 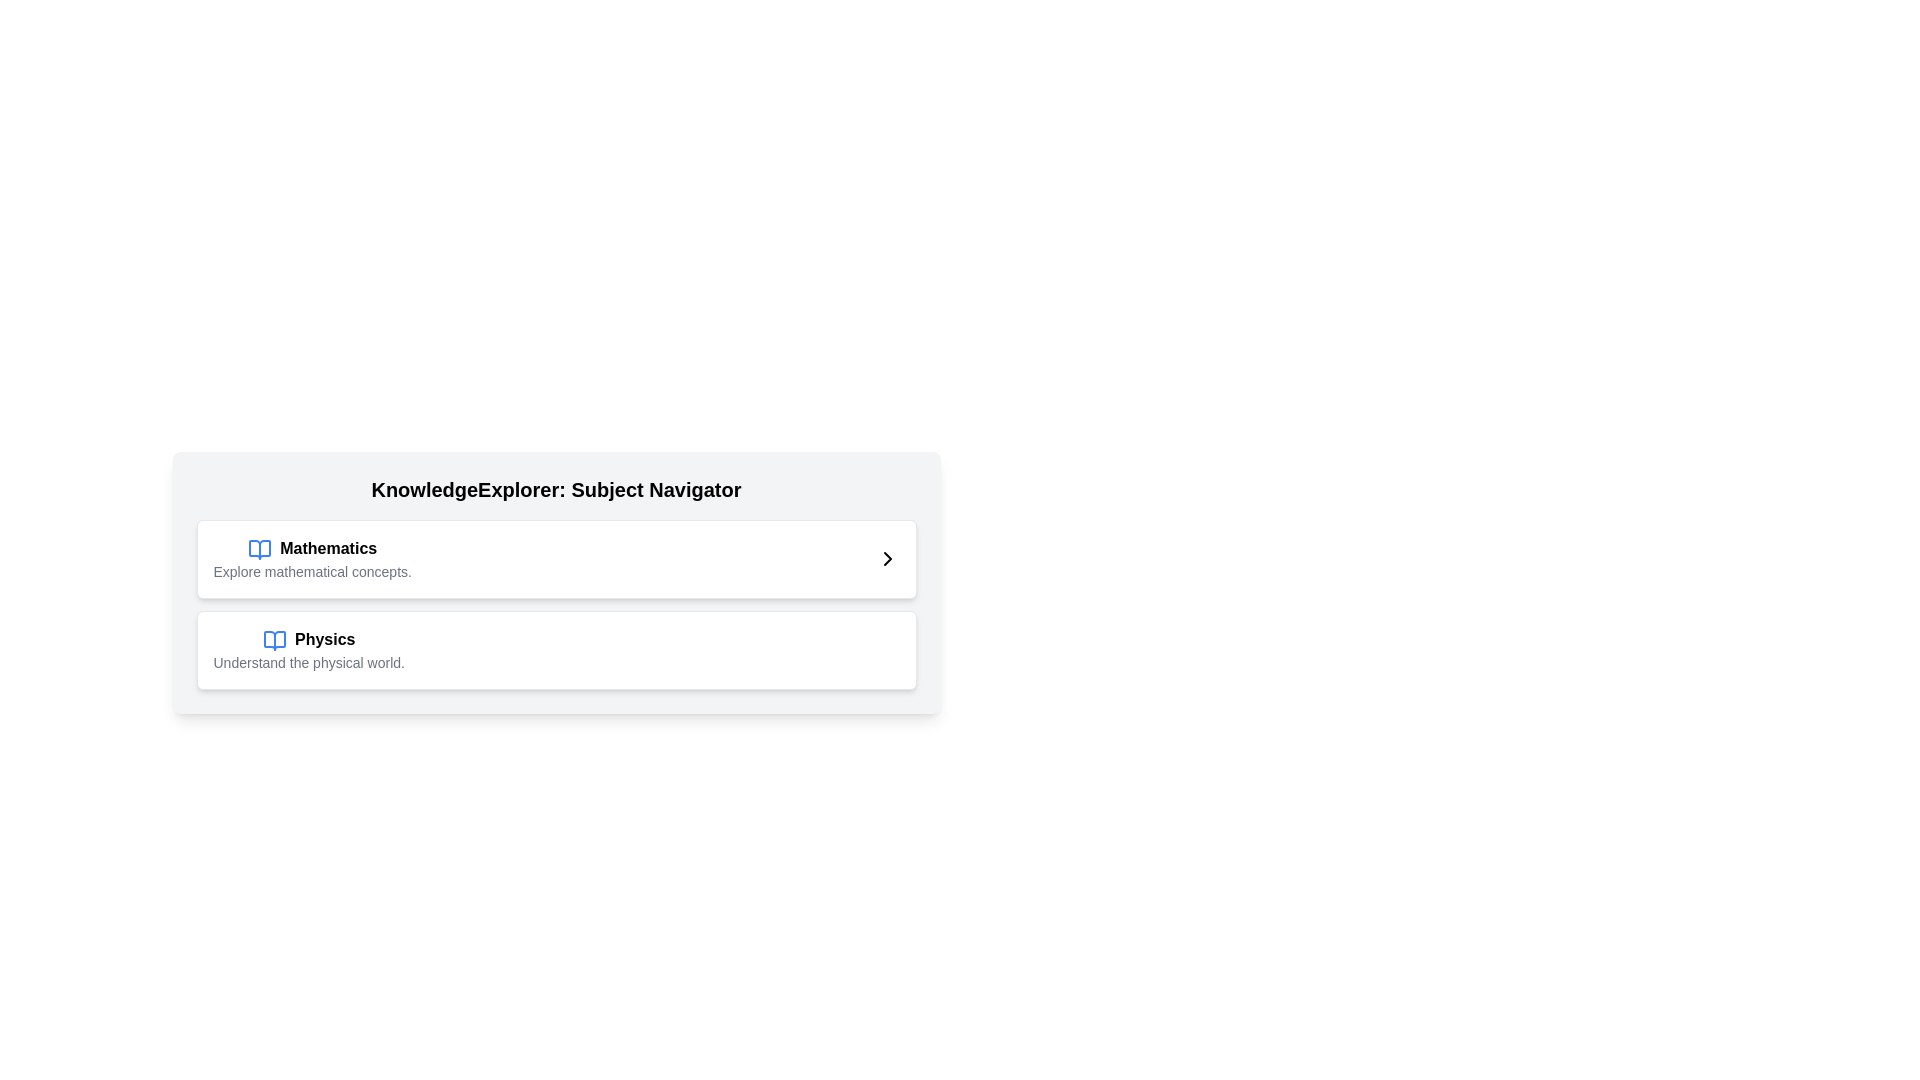 What do you see at coordinates (556, 559) in the screenshot?
I see `the first navigation link for mathematical concepts located at the top of the vertical stack` at bounding box center [556, 559].